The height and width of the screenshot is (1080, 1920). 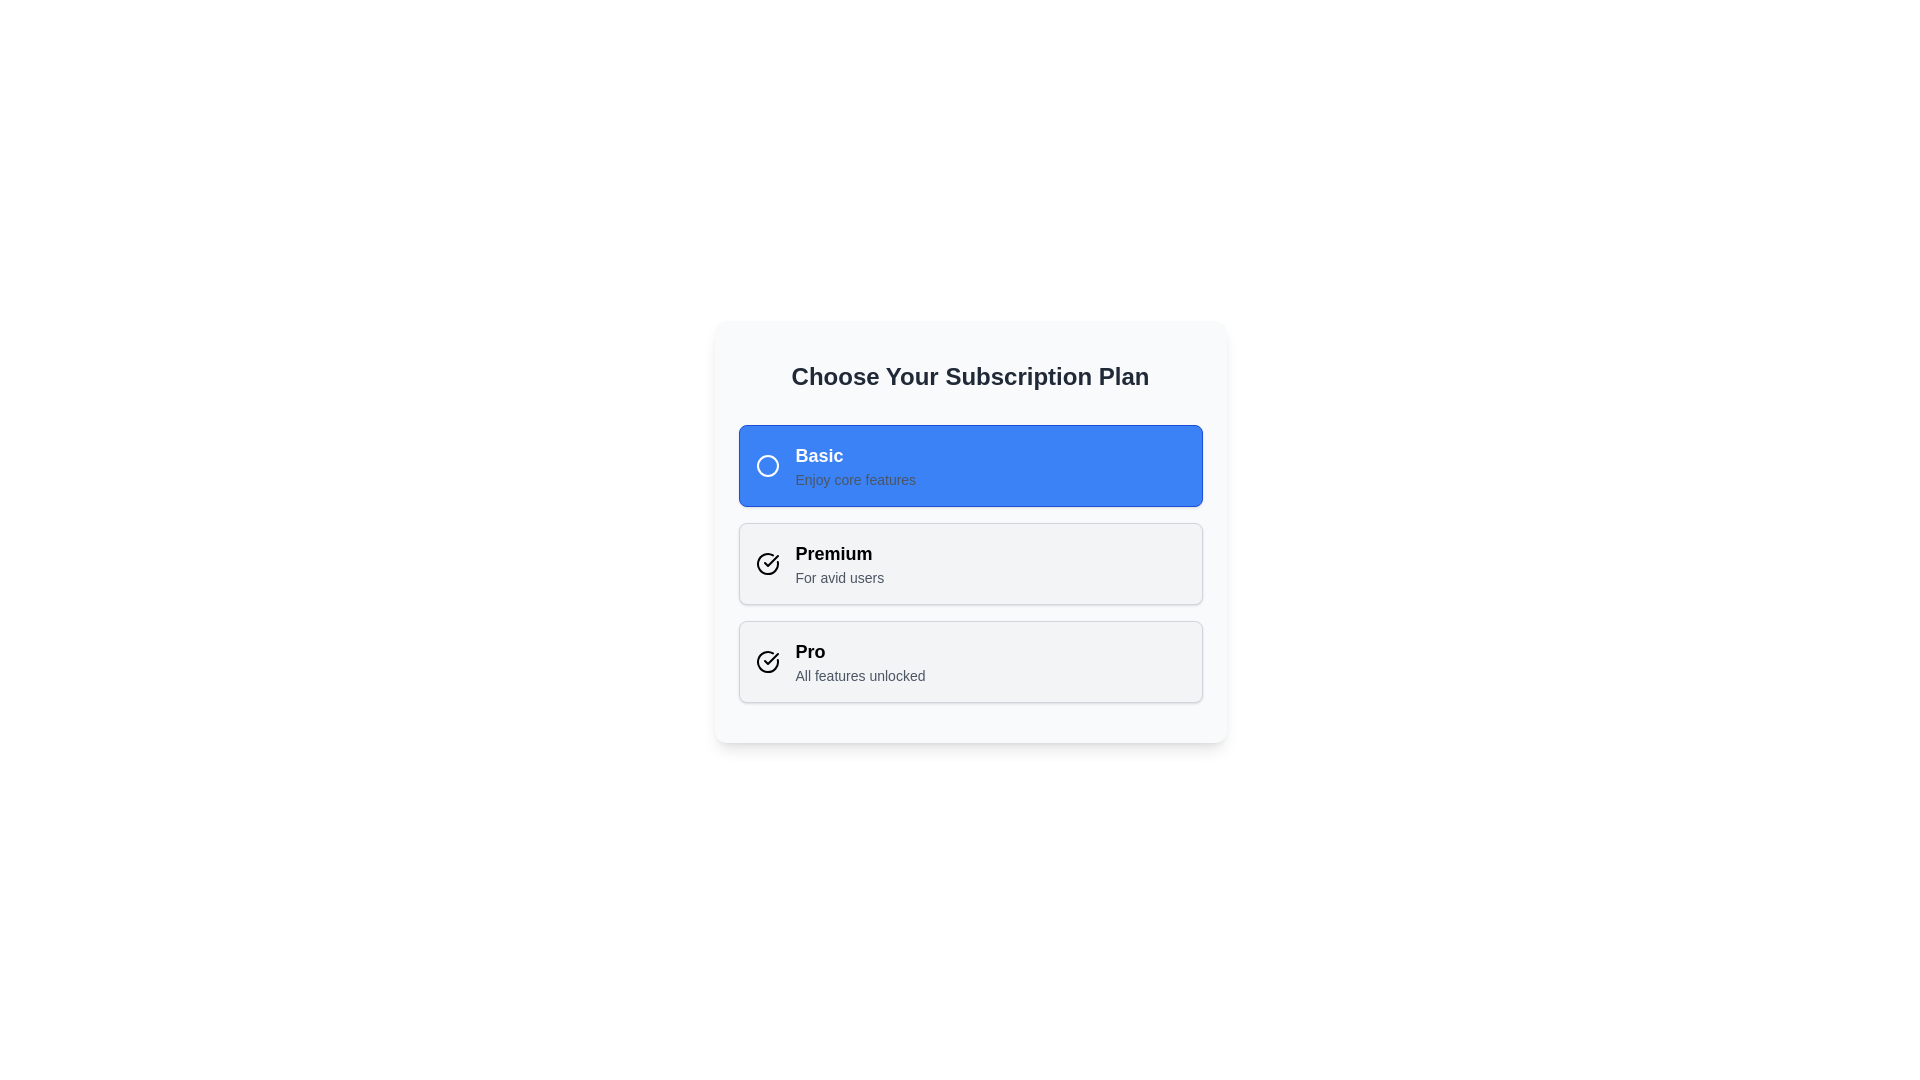 What do you see at coordinates (770, 560) in the screenshot?
I see `the checkmark icon in the 'Pro' subscription option row, which is part of the status indicator section` at bounding box center [770, 560].